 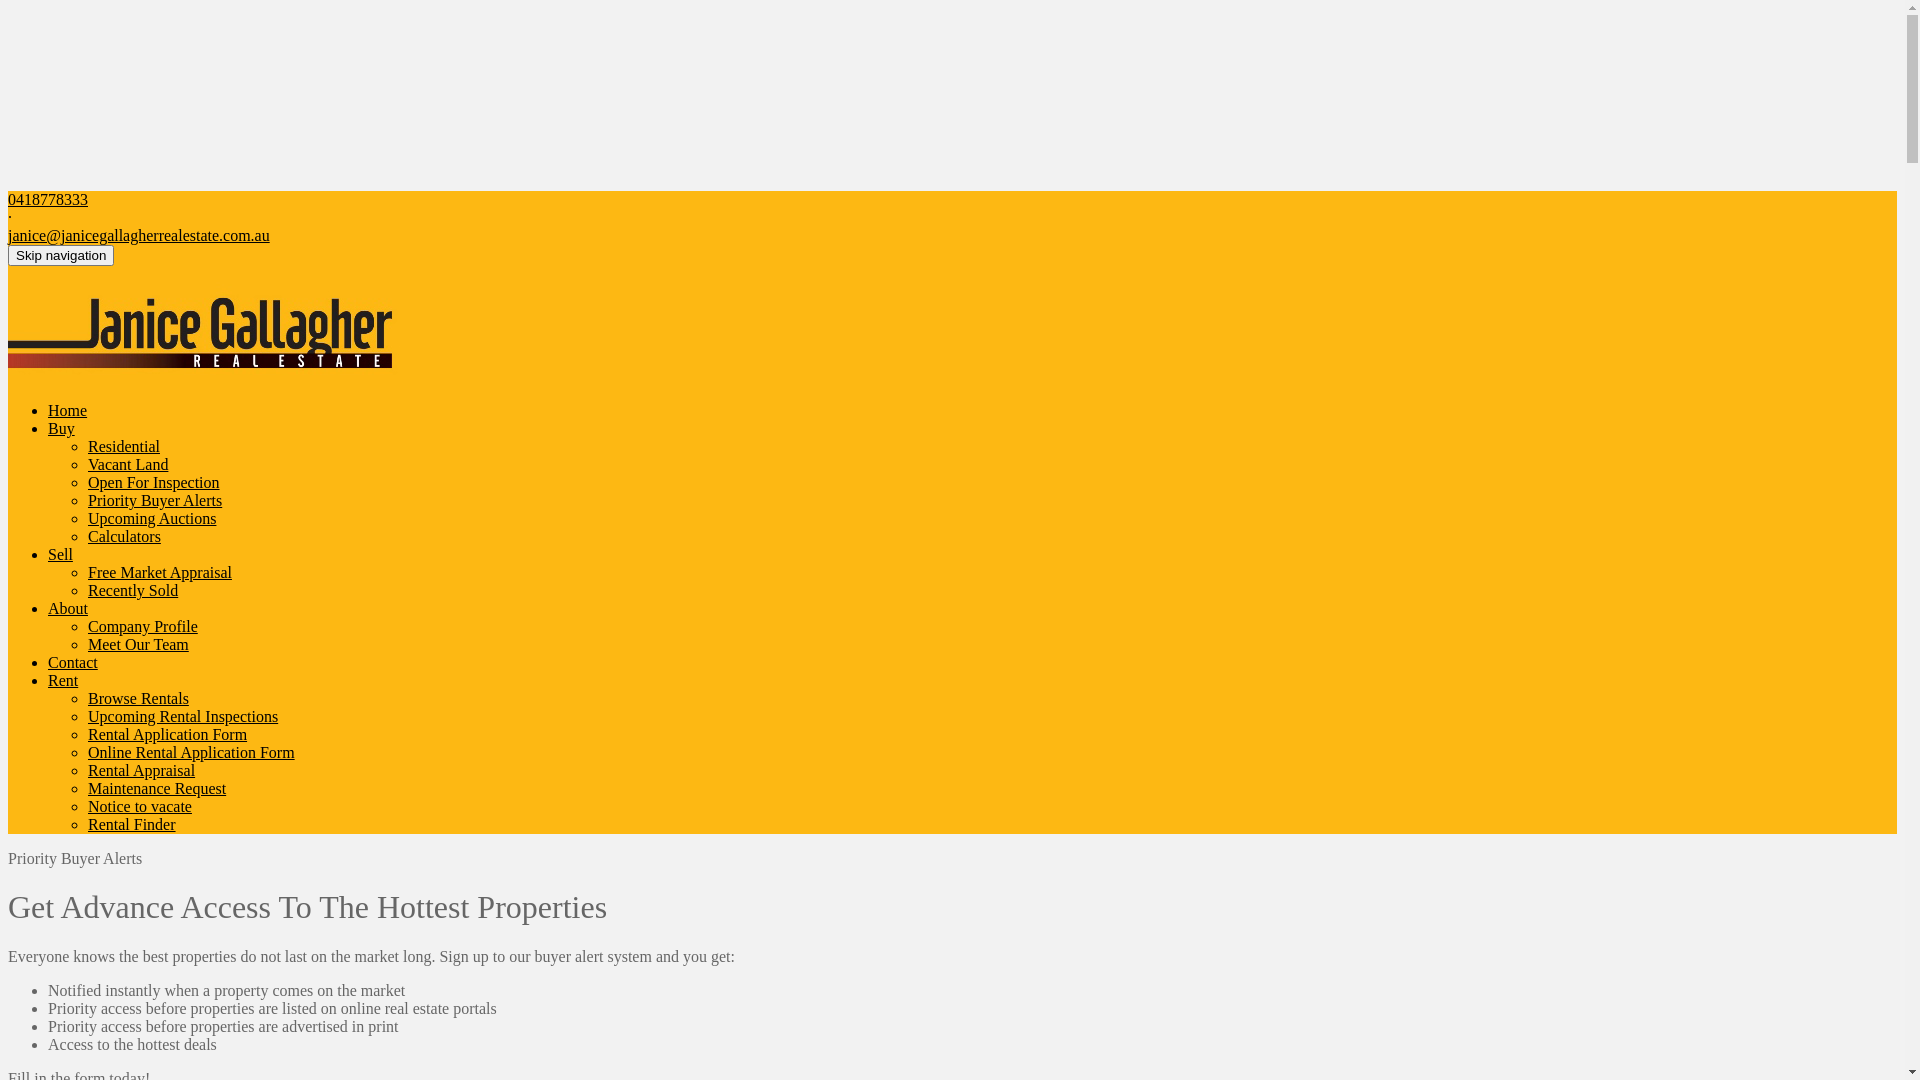 I want to click on 'Calculators', so click(x=123, y=535).